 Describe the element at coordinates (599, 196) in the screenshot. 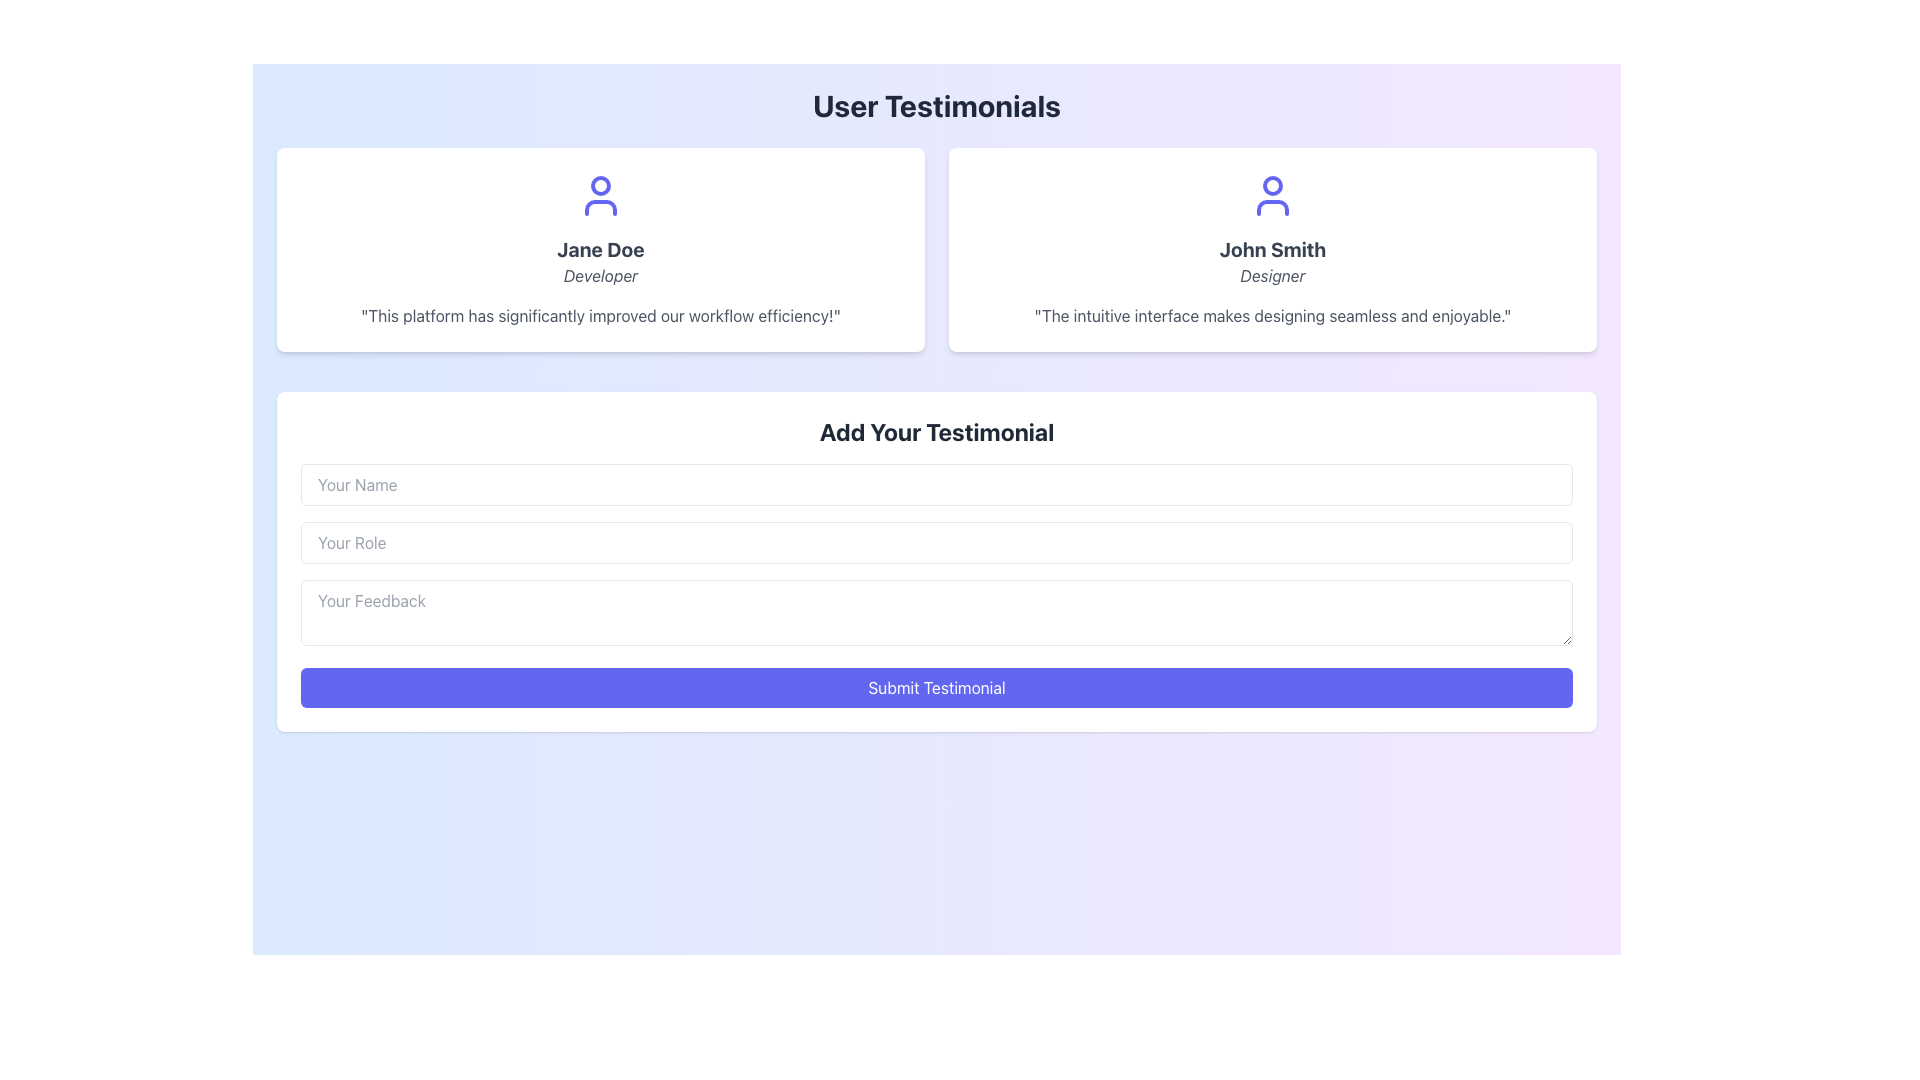

I see `the Decorative Icon that resembles a user silhouette, positioned at the top center of the testimonial box for Jane Doe's feedback` at that location.